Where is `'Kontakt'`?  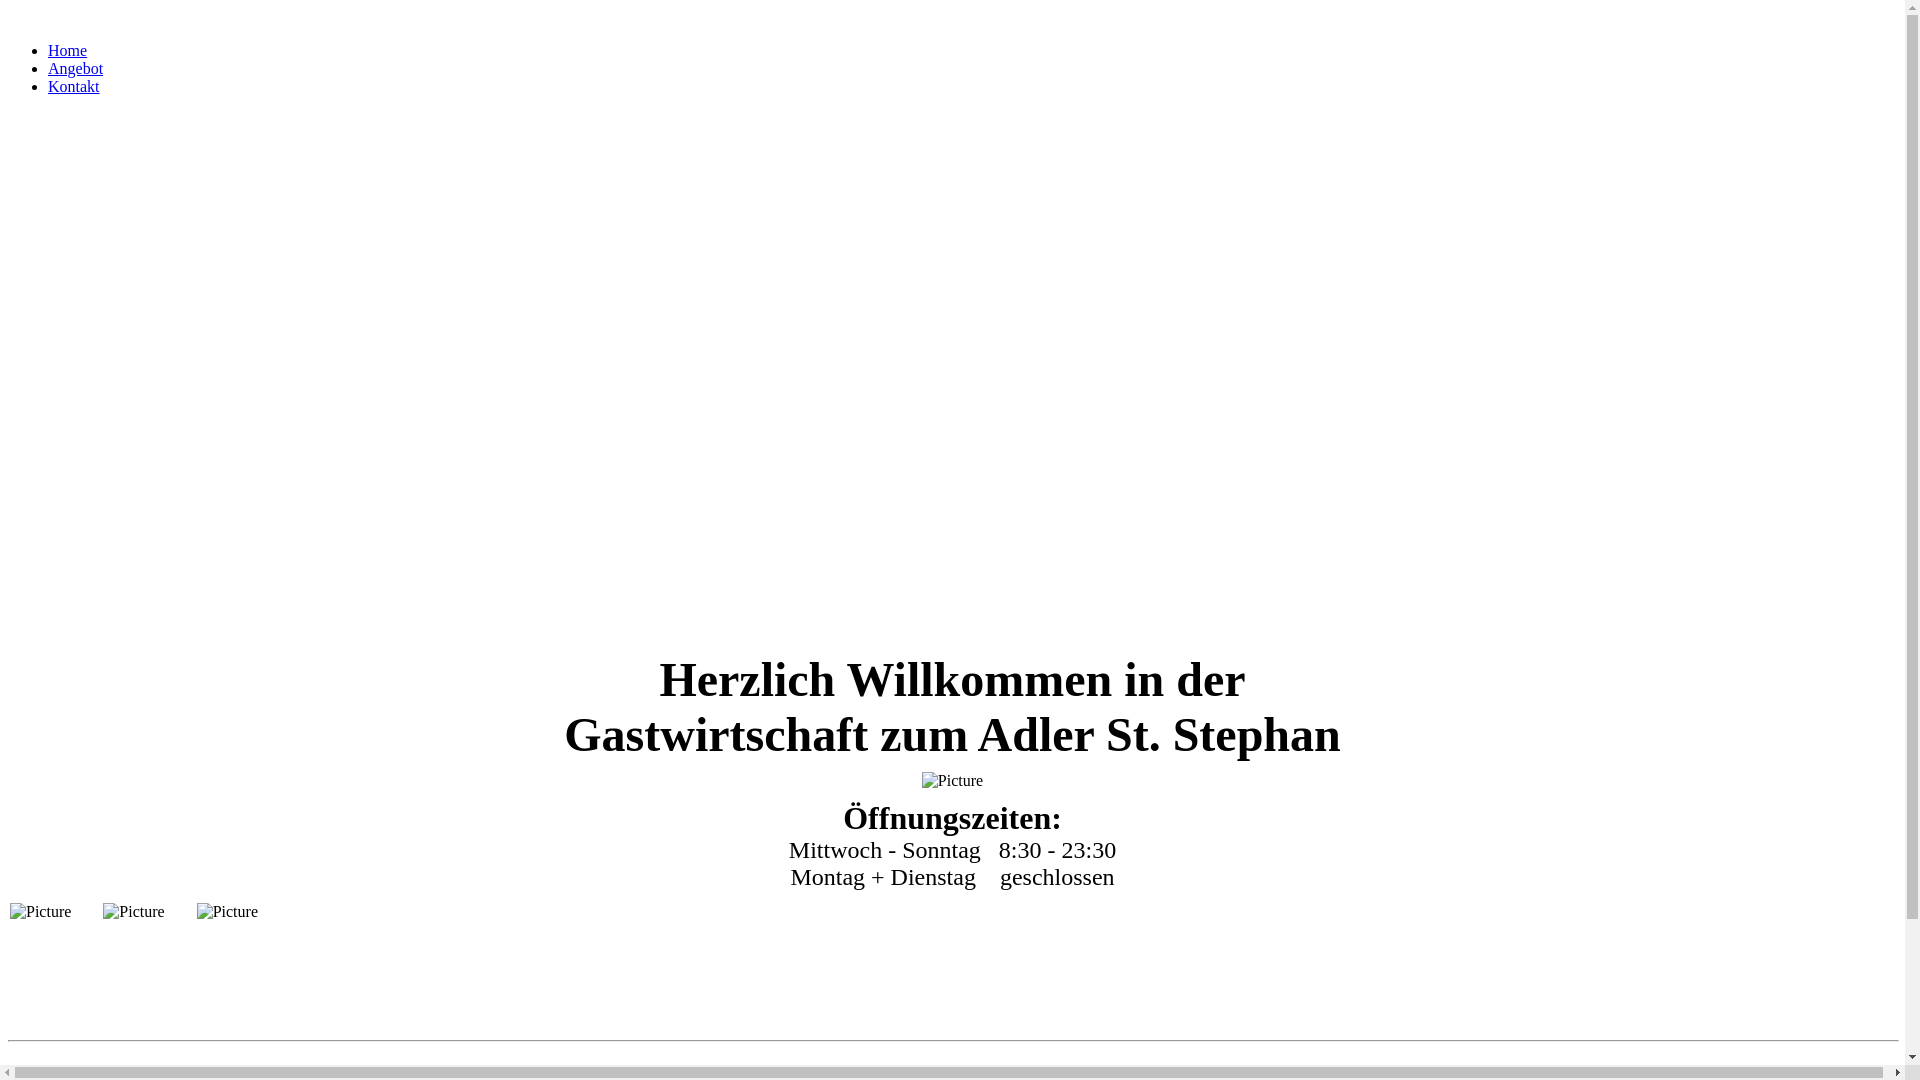
'Kontakt' is located at coordinates (73, 85).